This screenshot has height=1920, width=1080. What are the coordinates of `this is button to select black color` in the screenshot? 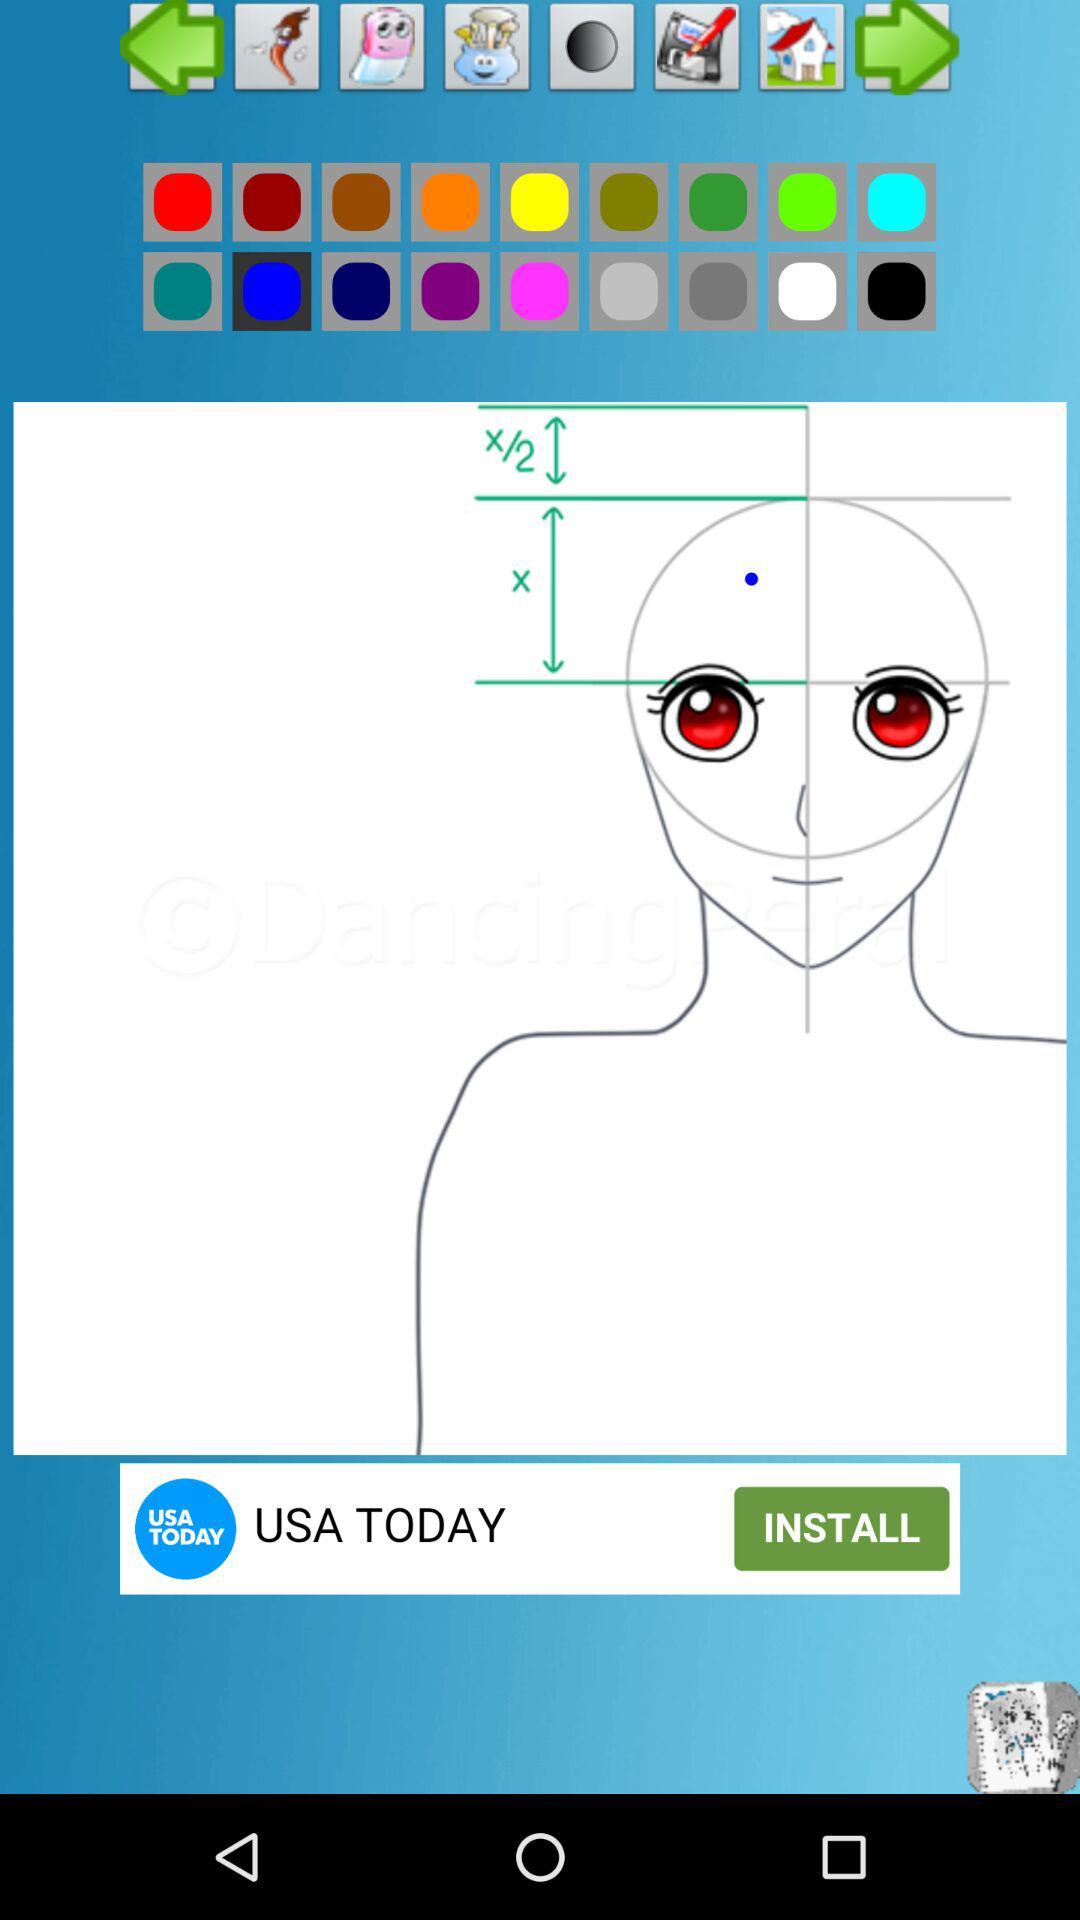 It's located at (895, 290).